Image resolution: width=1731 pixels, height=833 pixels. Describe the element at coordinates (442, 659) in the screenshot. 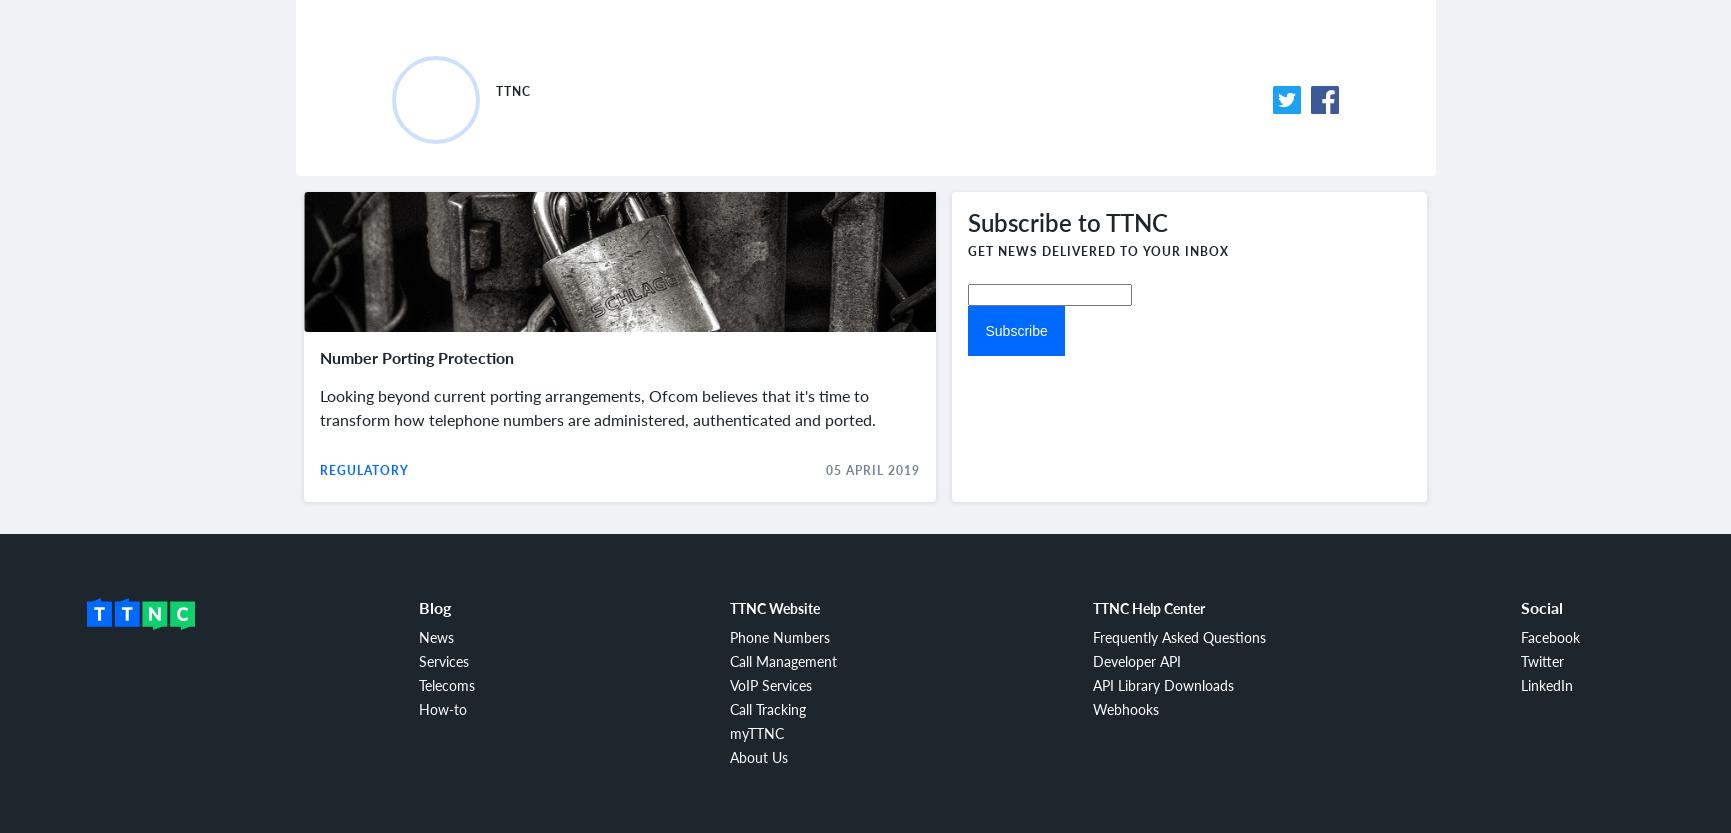

I see `'Services'` at that location.